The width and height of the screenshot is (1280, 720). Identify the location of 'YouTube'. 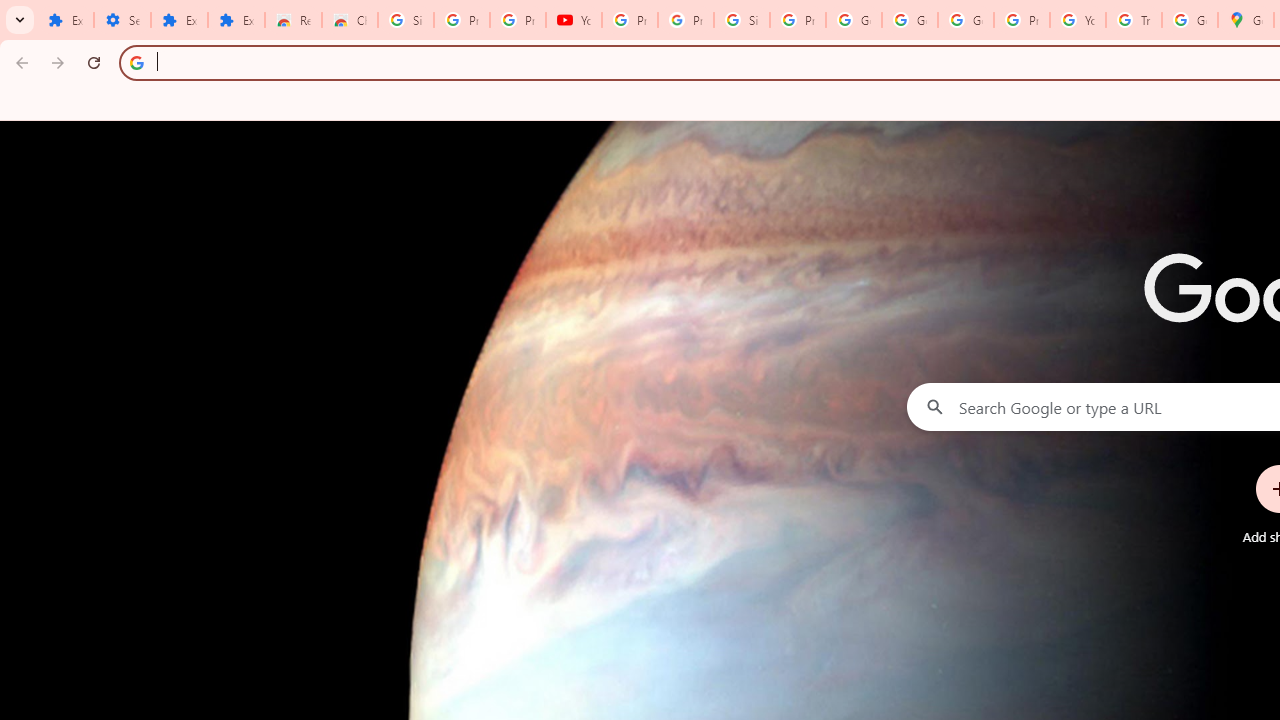
(573, 20).